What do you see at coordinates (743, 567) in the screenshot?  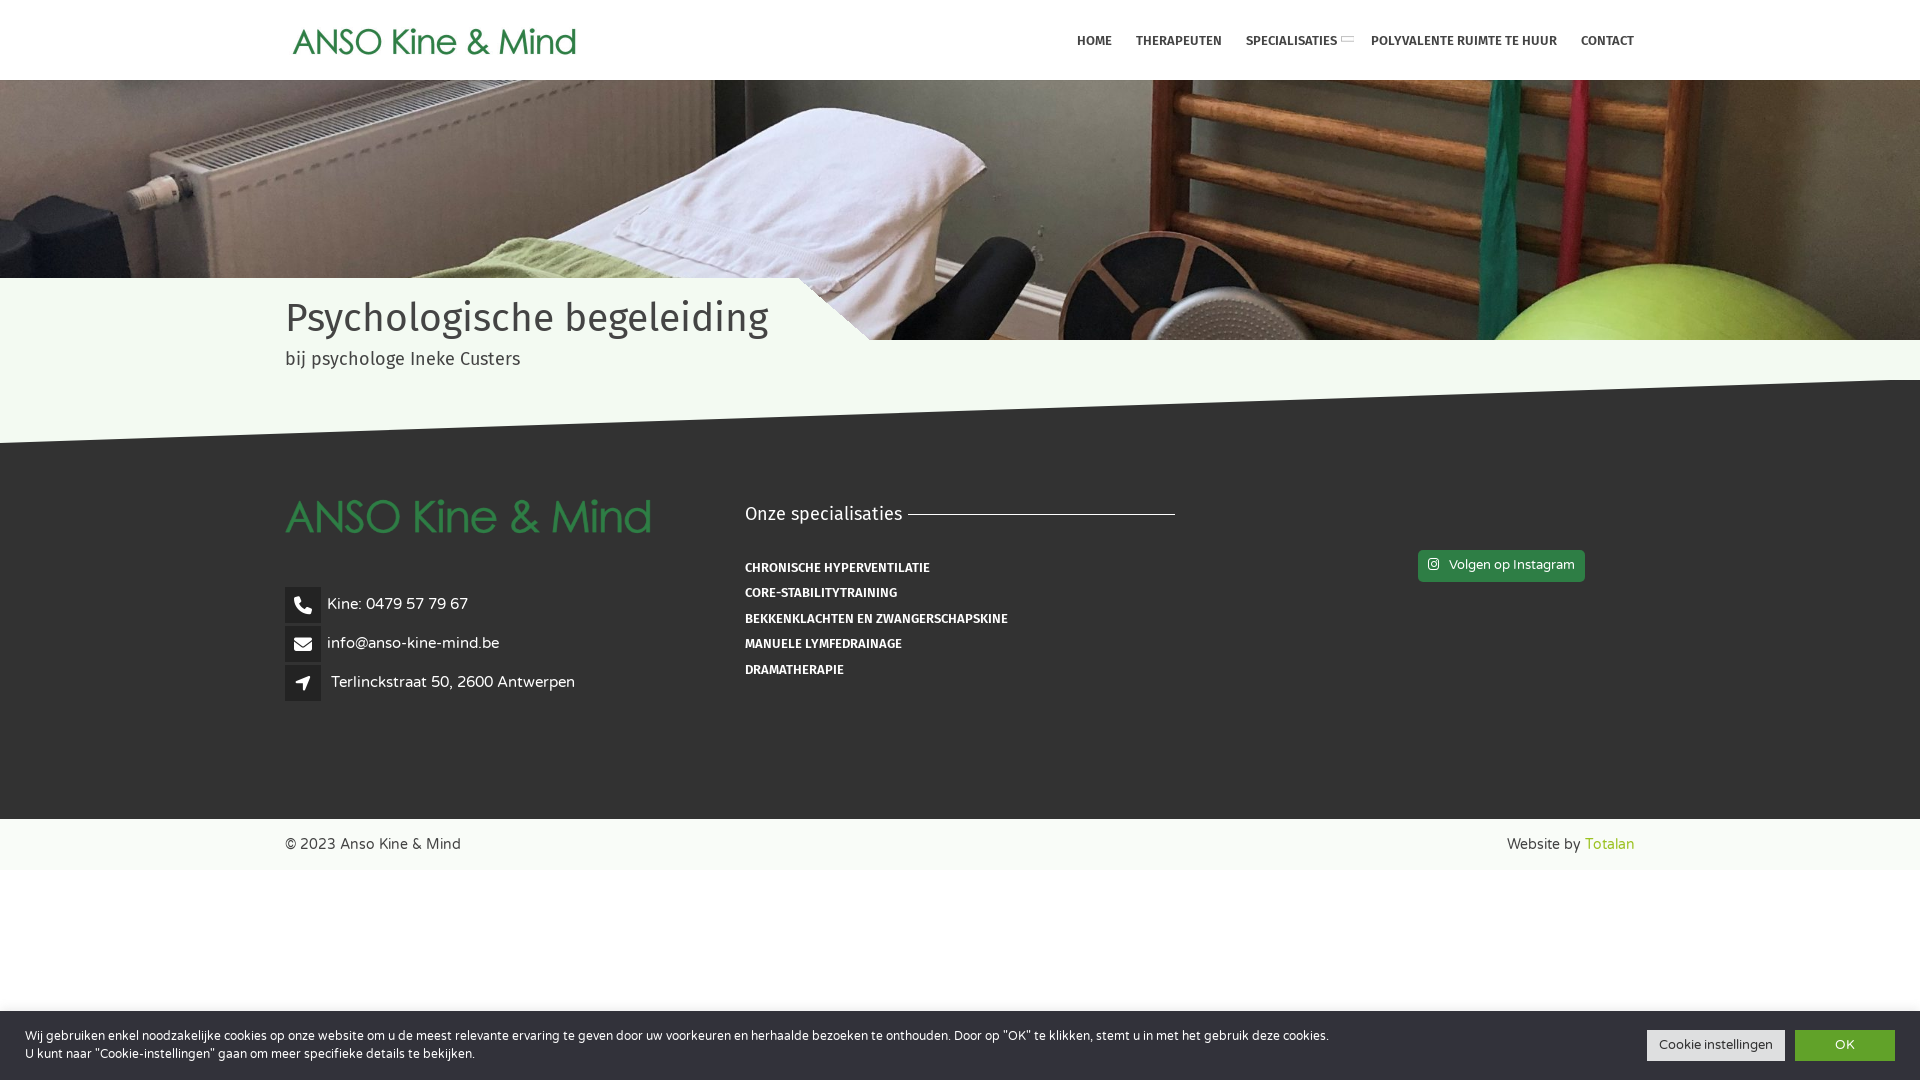 I see `'CHRONISCHE HYPERVENTILATIE'` at bounding box center [743, 567].